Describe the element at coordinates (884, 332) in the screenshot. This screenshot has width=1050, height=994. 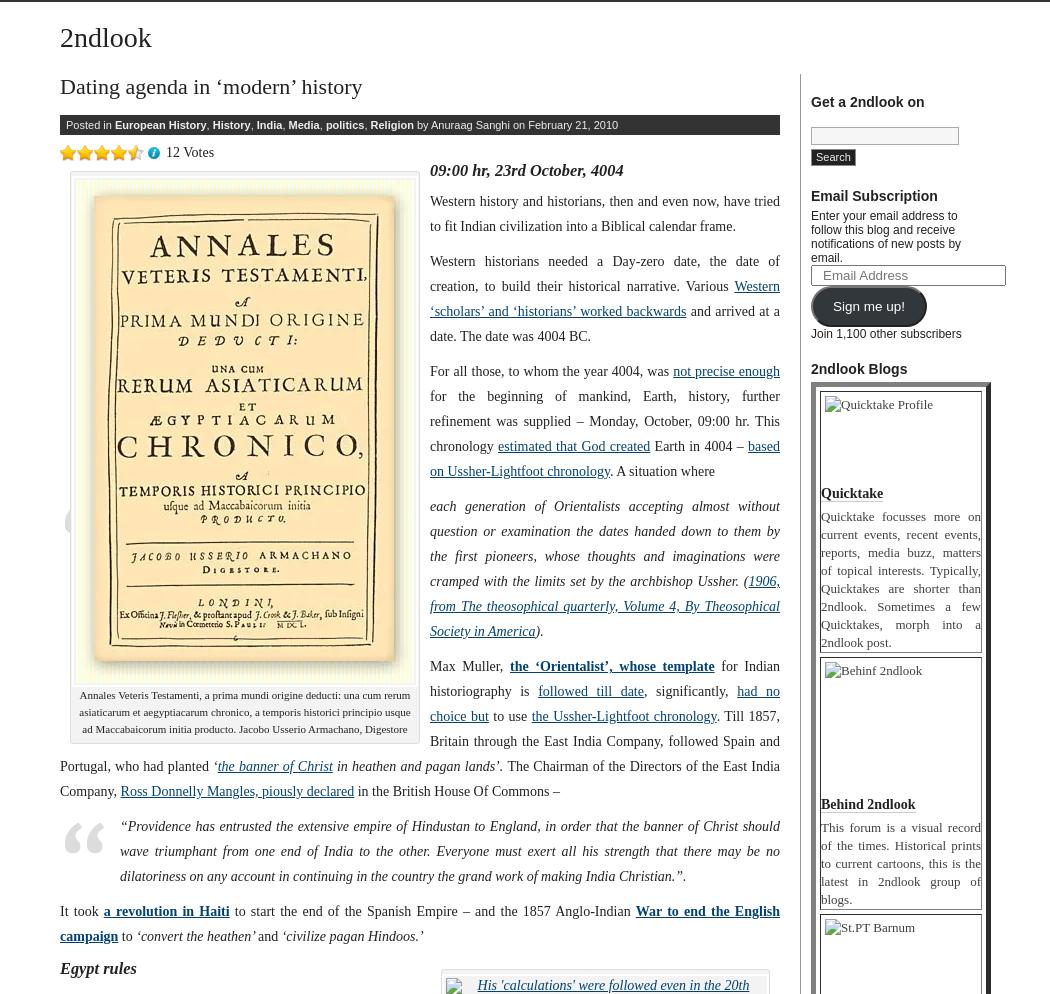
I see `'Join 1,100 other subscribers'` at that location.